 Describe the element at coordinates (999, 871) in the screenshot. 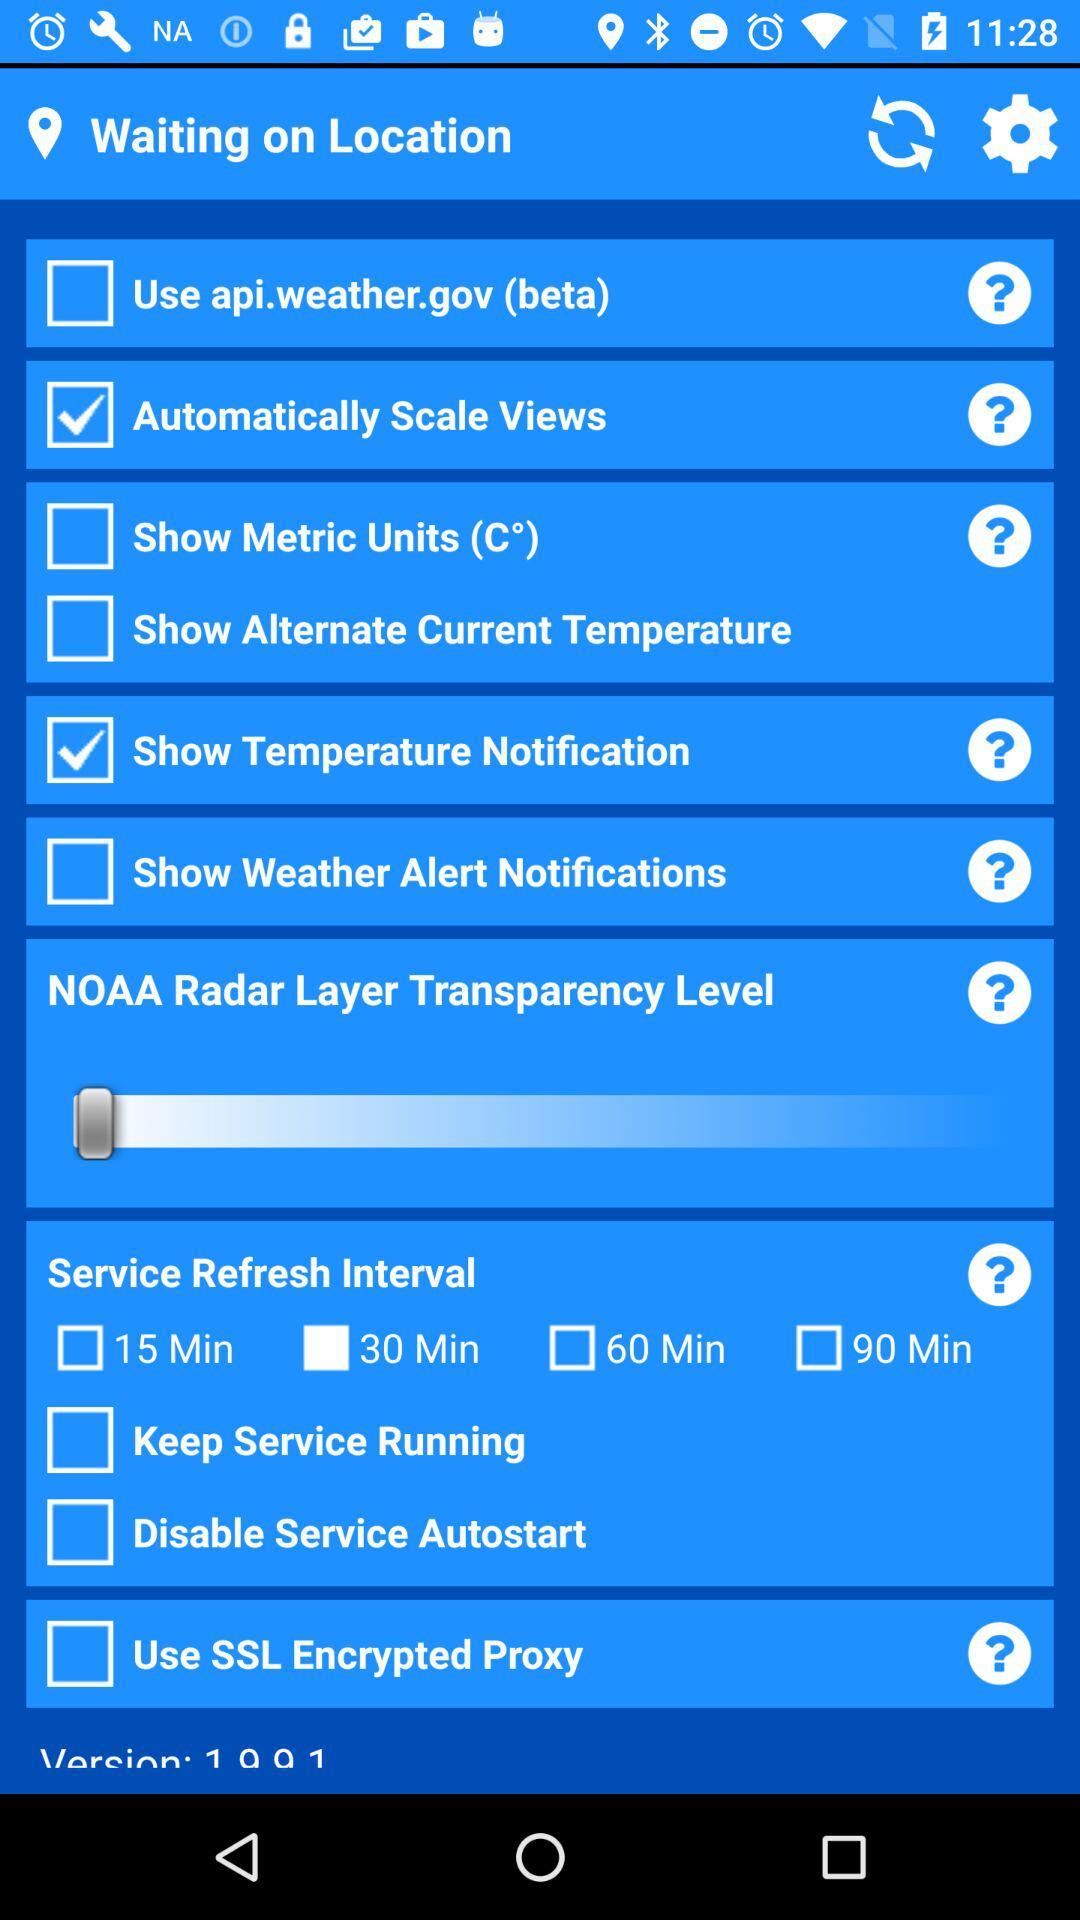

I see `the help icon` at that location.